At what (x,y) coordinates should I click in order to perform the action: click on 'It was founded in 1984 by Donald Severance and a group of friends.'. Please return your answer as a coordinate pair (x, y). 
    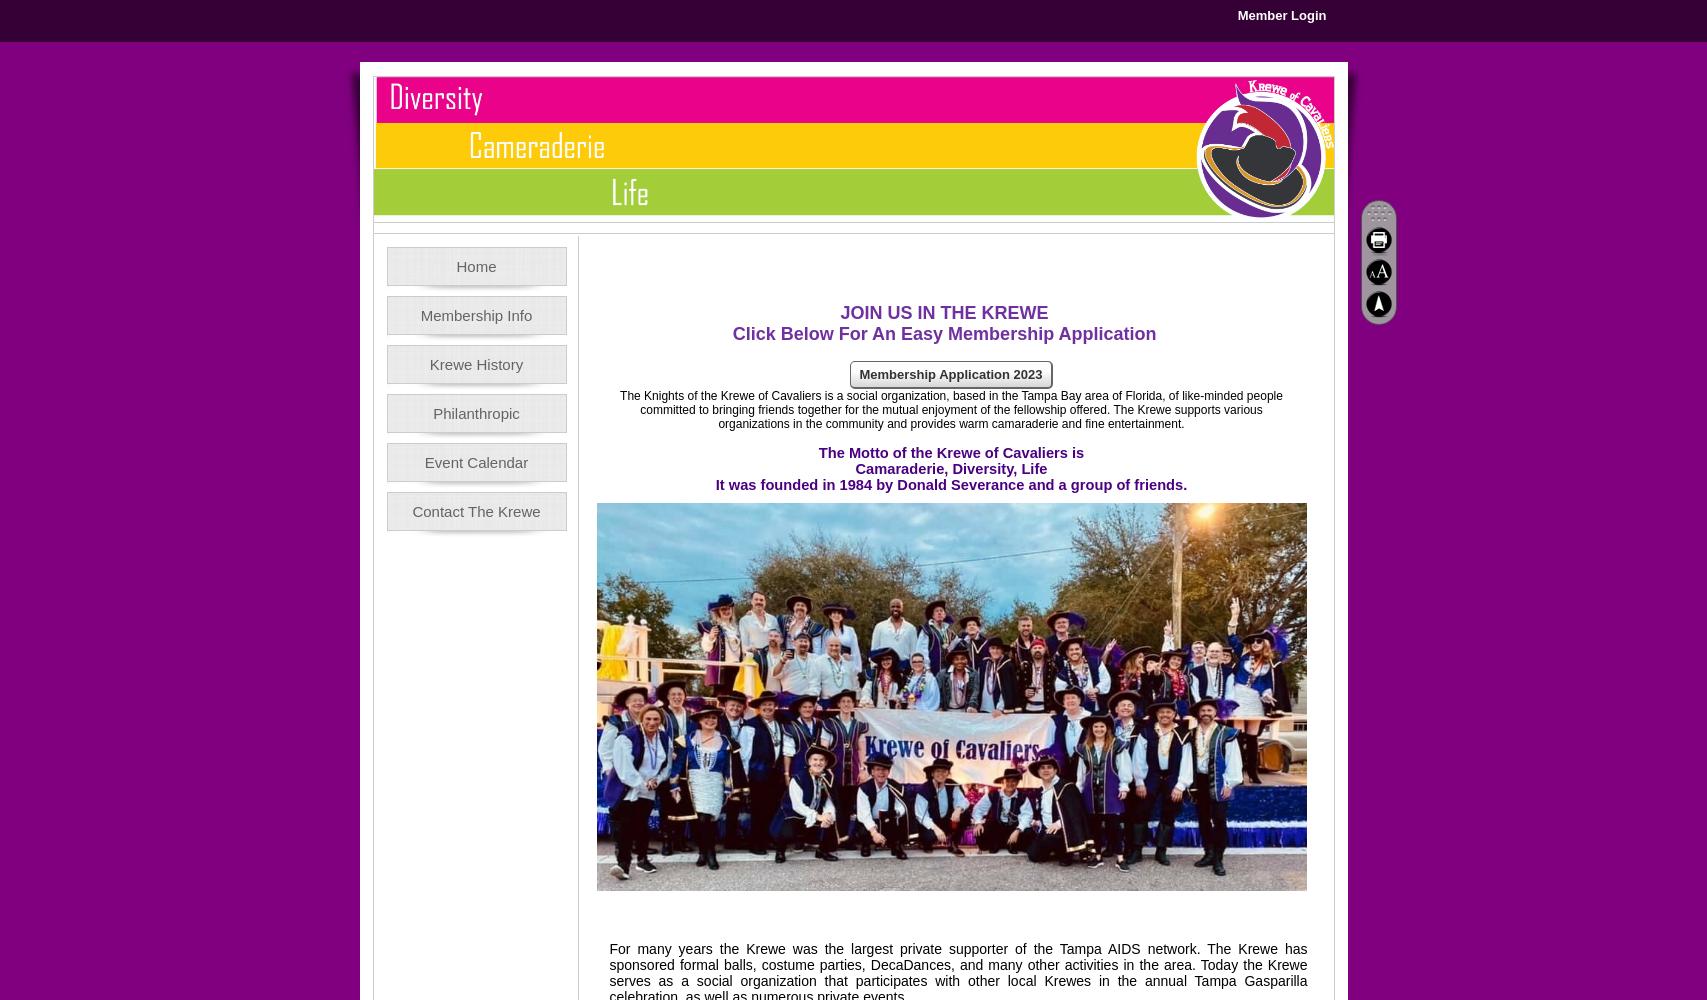
    Looking at the image, I should click on (949, 484).